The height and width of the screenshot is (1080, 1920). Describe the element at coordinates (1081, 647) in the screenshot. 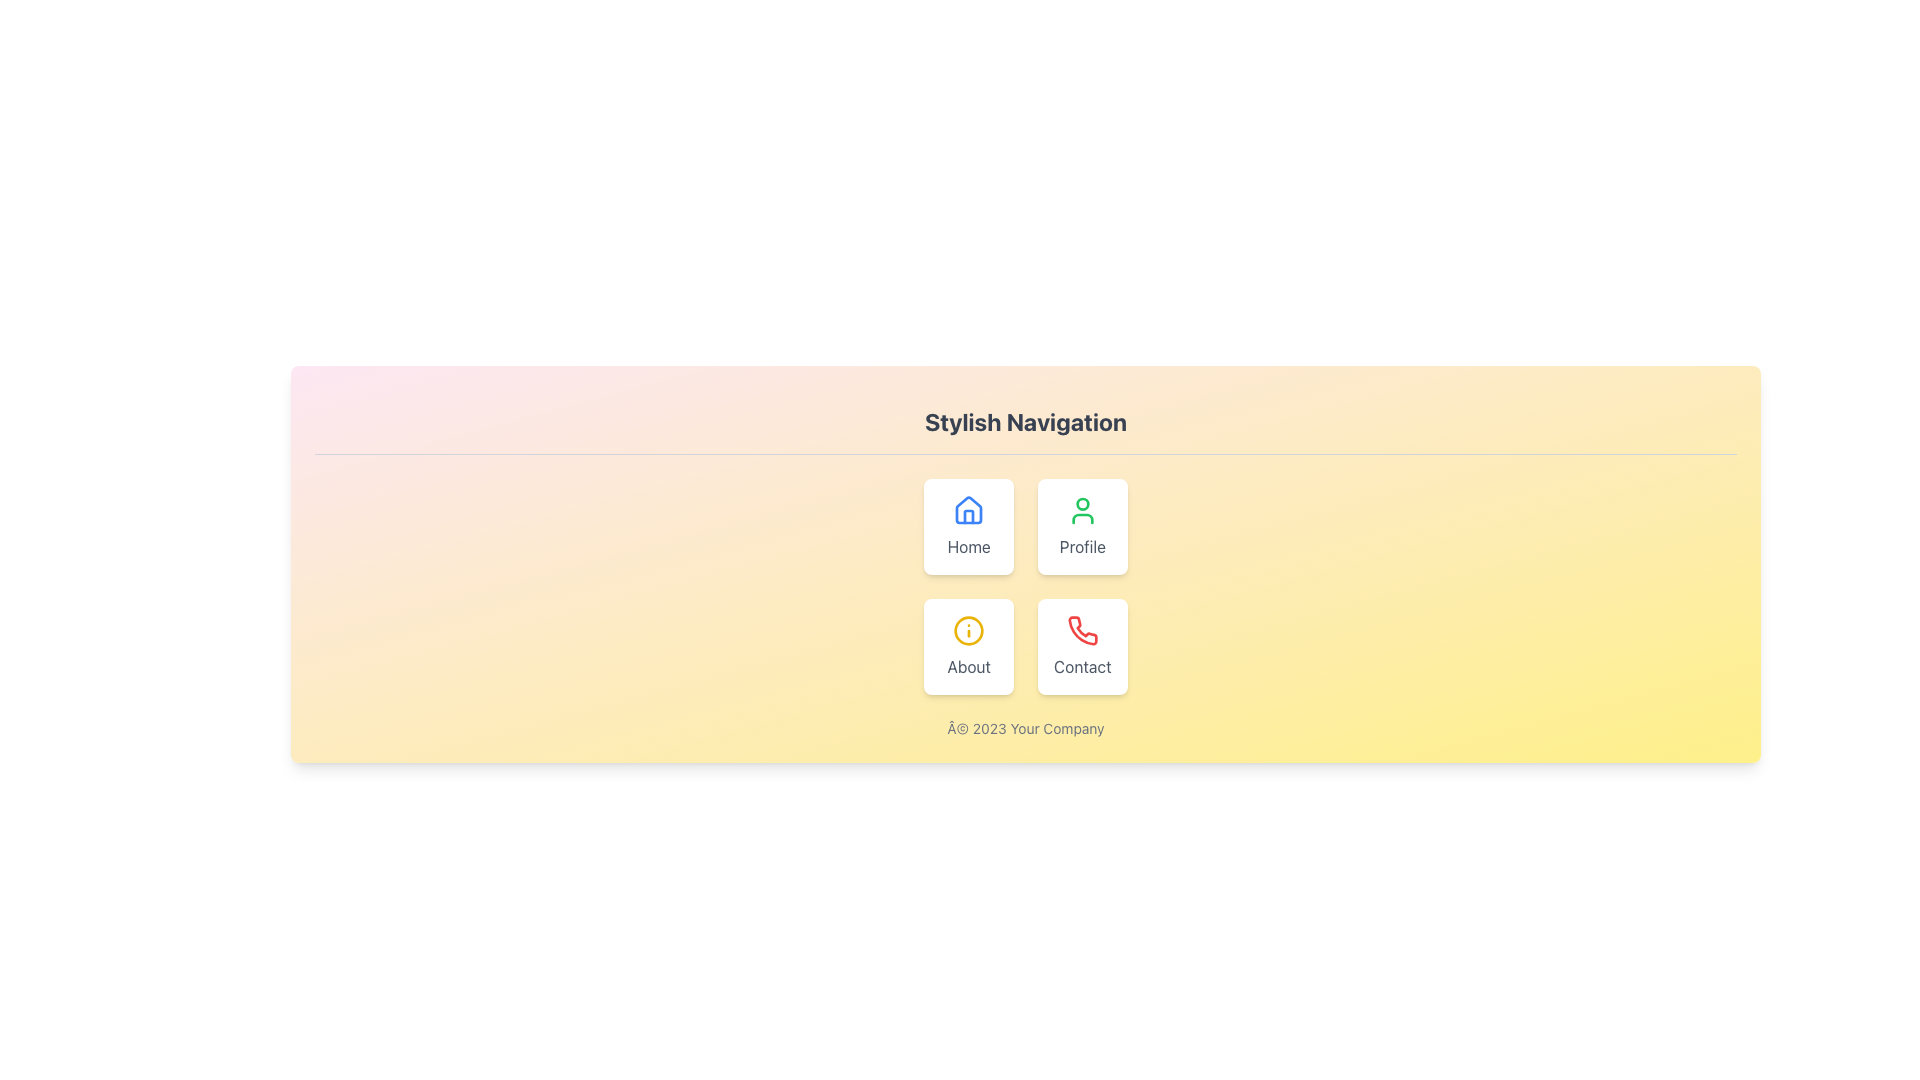

I see `the 'Contact' navigational button located in the bottom-right cell of a 2x2 grid layout to change its appearance` at that location.